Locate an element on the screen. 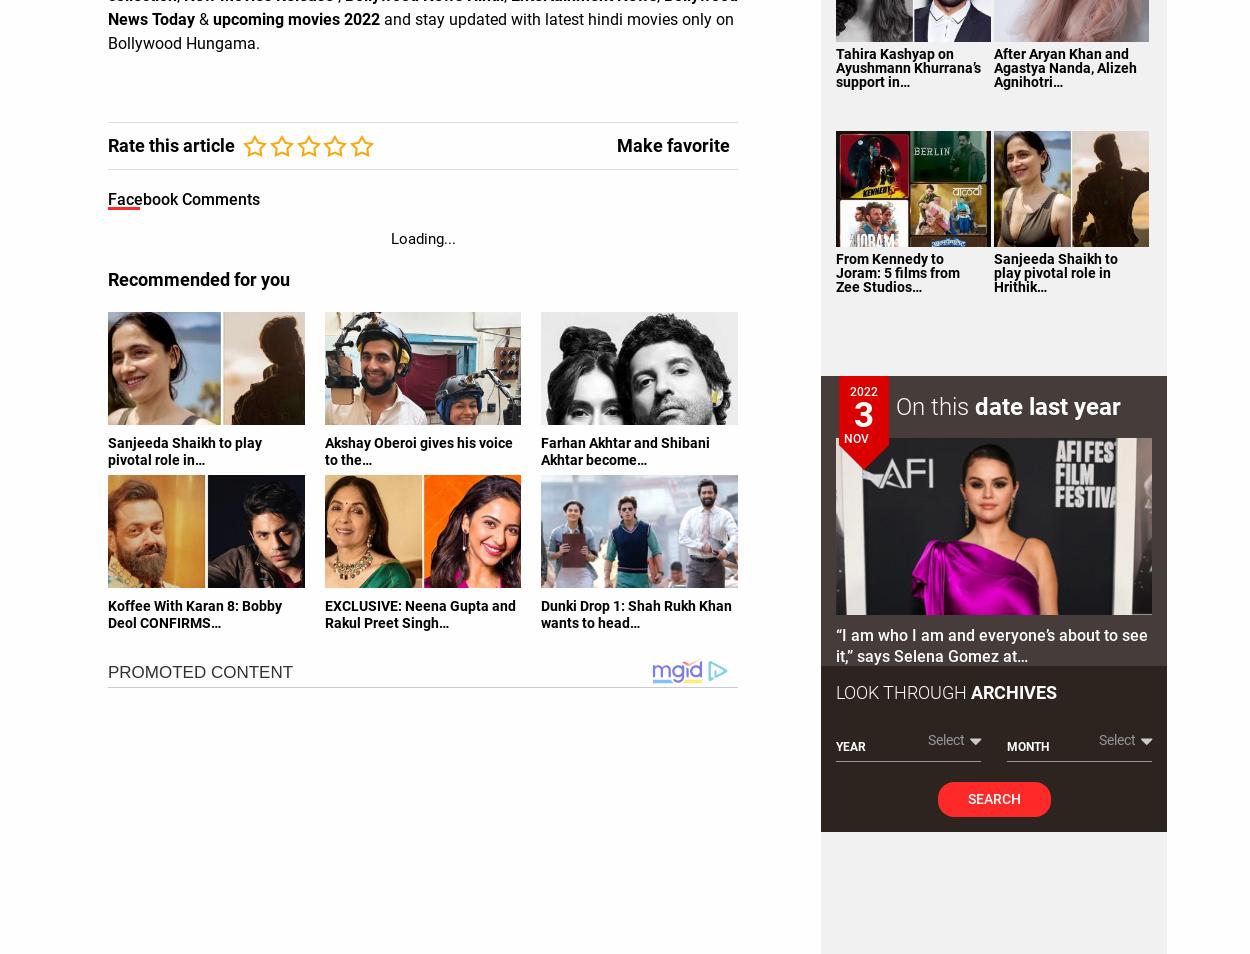 The image size is (1250, 954). 'Loading...' is located at coordinates (422, 237).